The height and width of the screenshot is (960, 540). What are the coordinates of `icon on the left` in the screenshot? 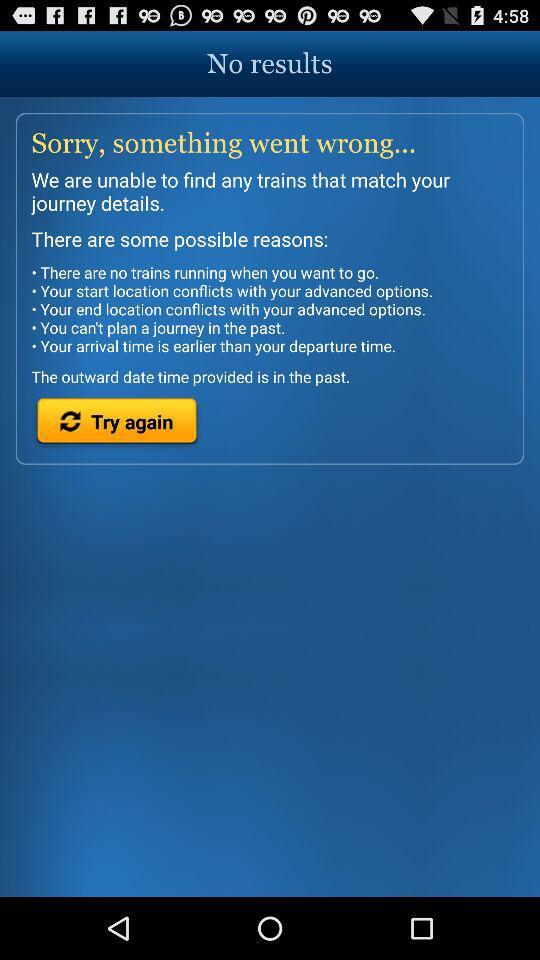 It's located at (117, 424).